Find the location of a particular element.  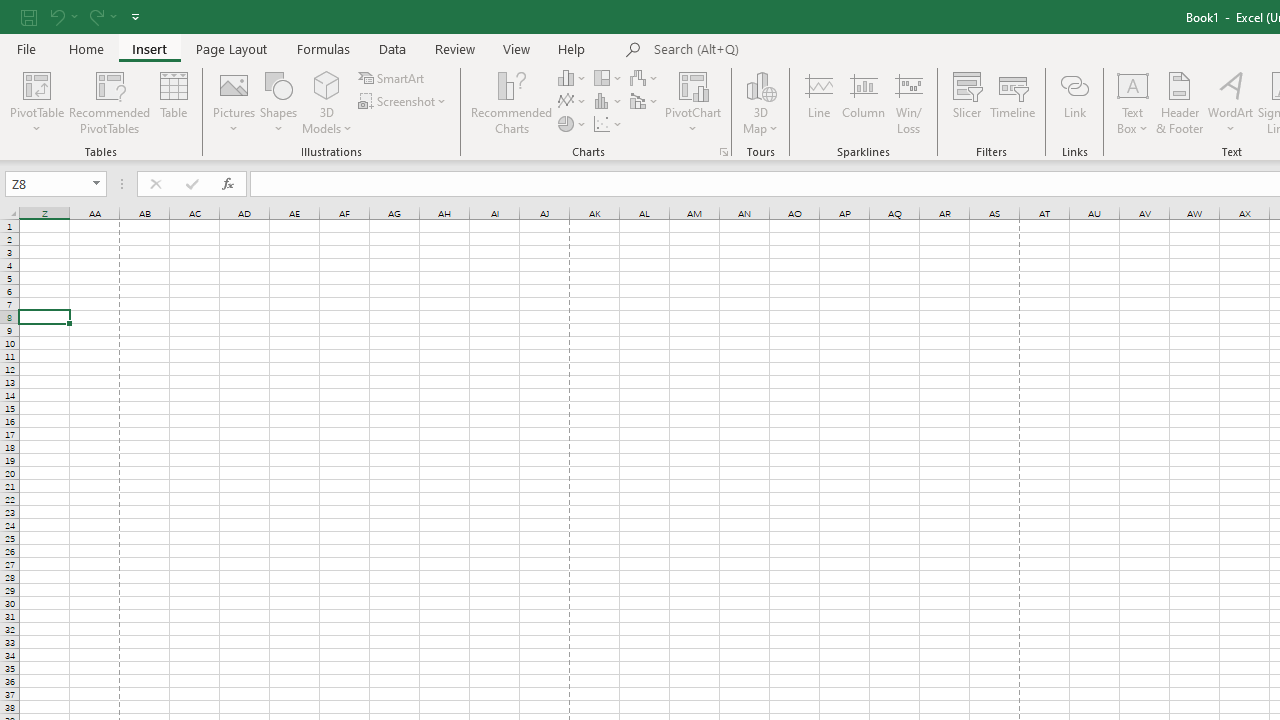

'Table' is located at coordinates (174, 103).